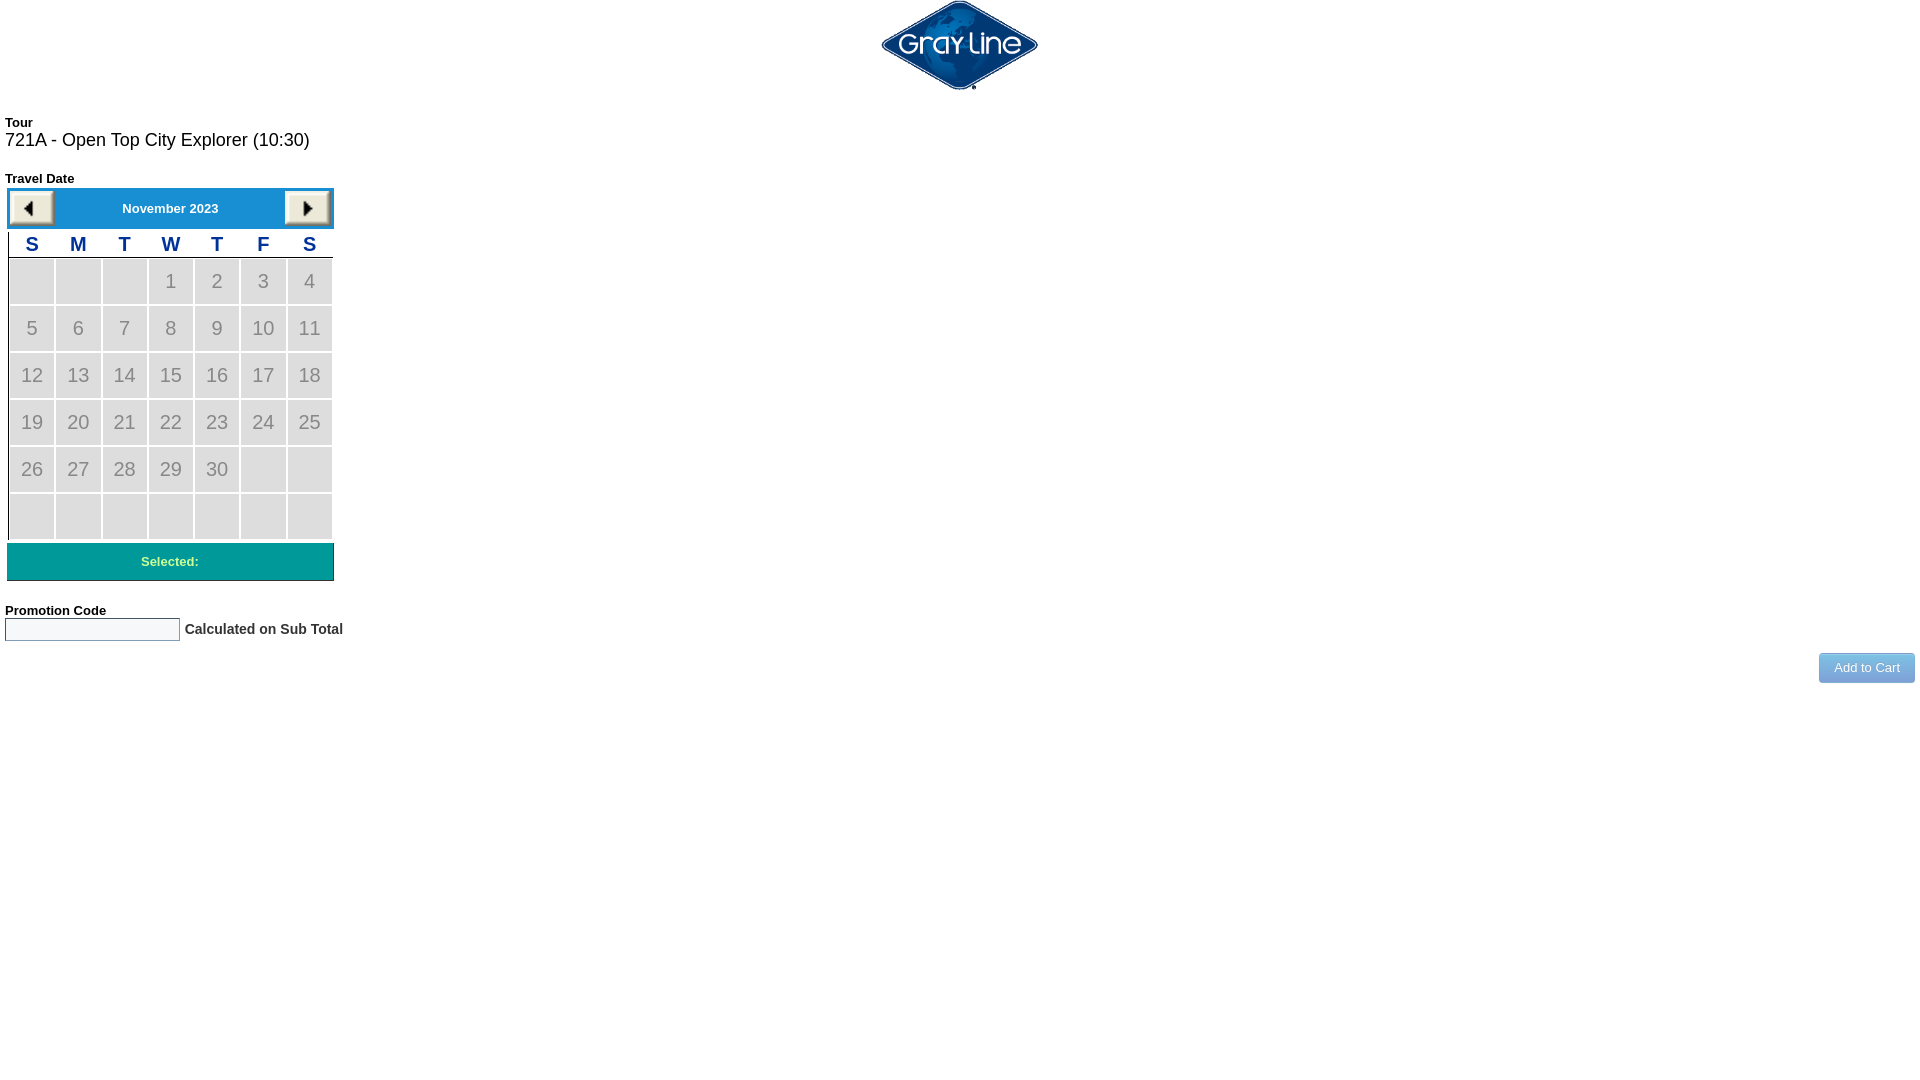 This screenshot has height=1080, width=1920. Describe the element at coordinates (1866, 667) in the screenshot. I see `'Add to Cart'` at that location.